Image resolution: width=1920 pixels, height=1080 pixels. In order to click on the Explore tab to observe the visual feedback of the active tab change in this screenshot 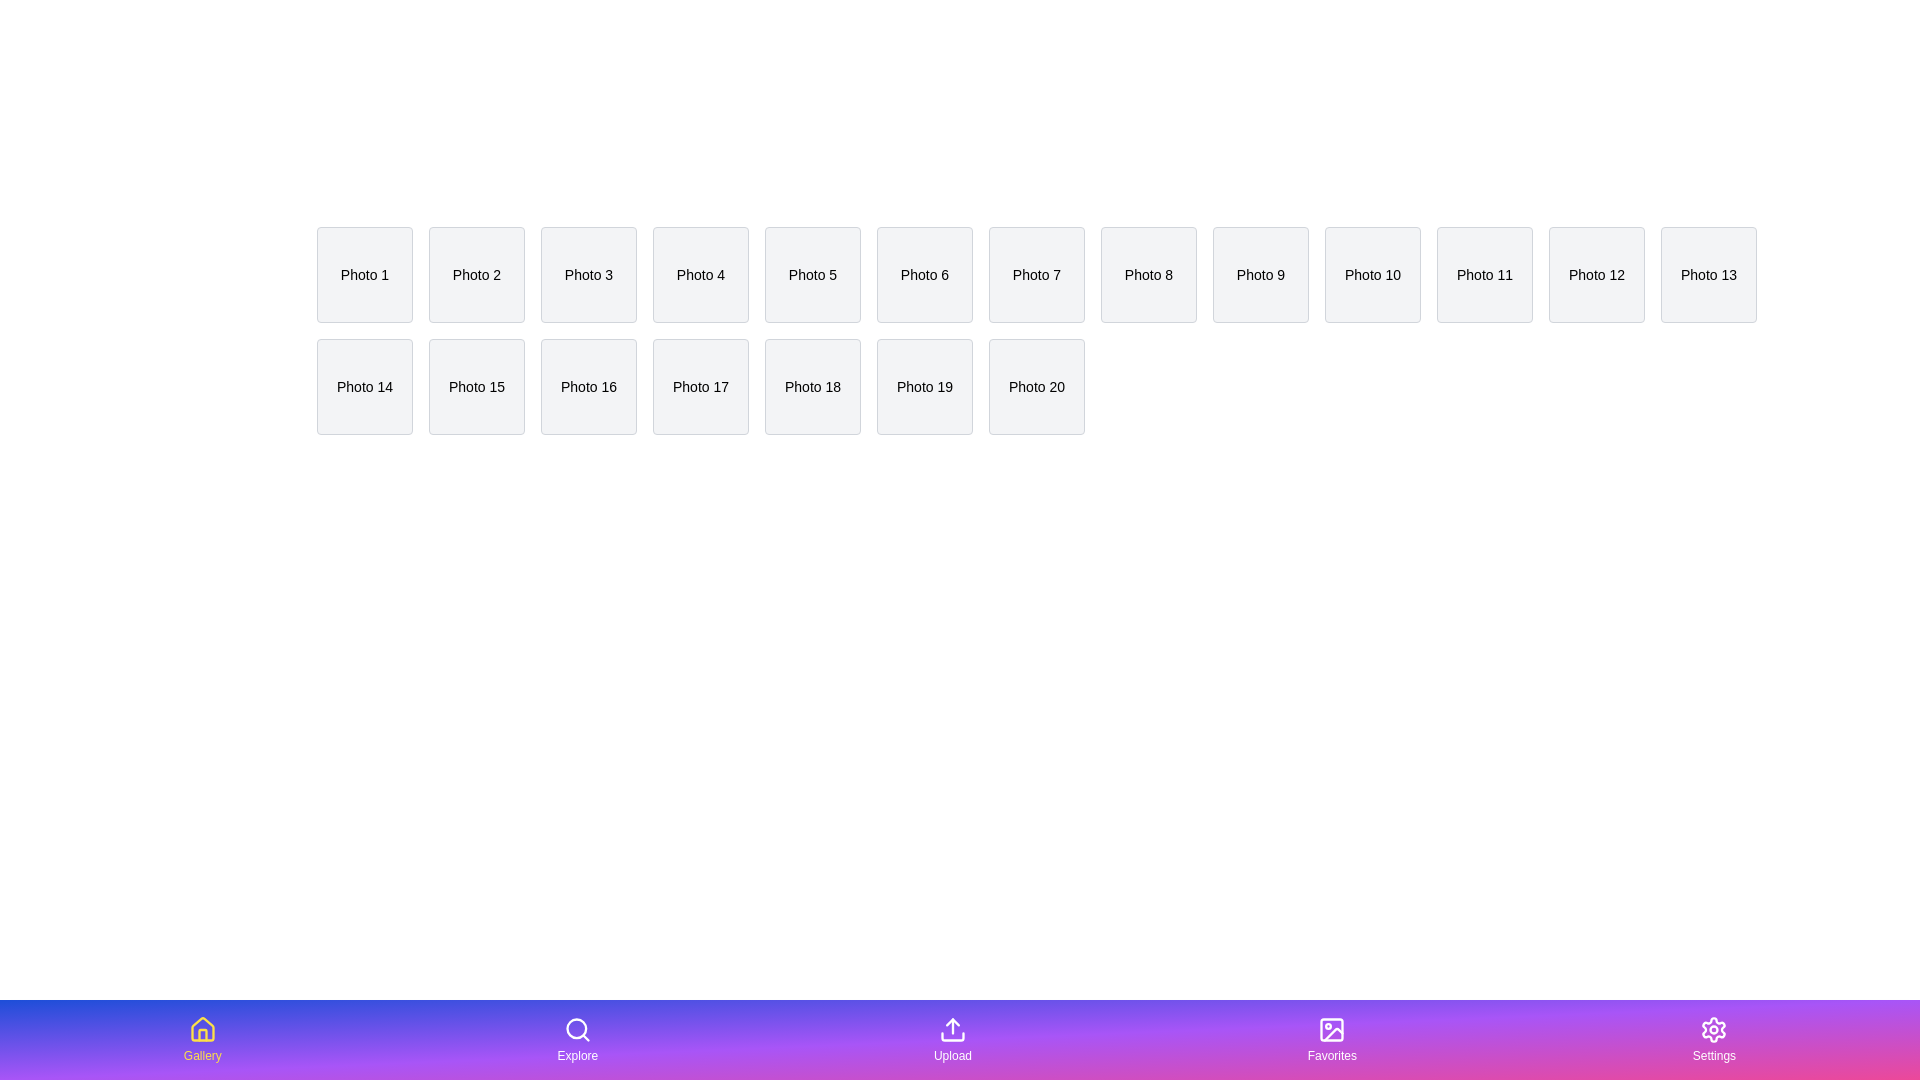, I will do `click(575, 1039)`.